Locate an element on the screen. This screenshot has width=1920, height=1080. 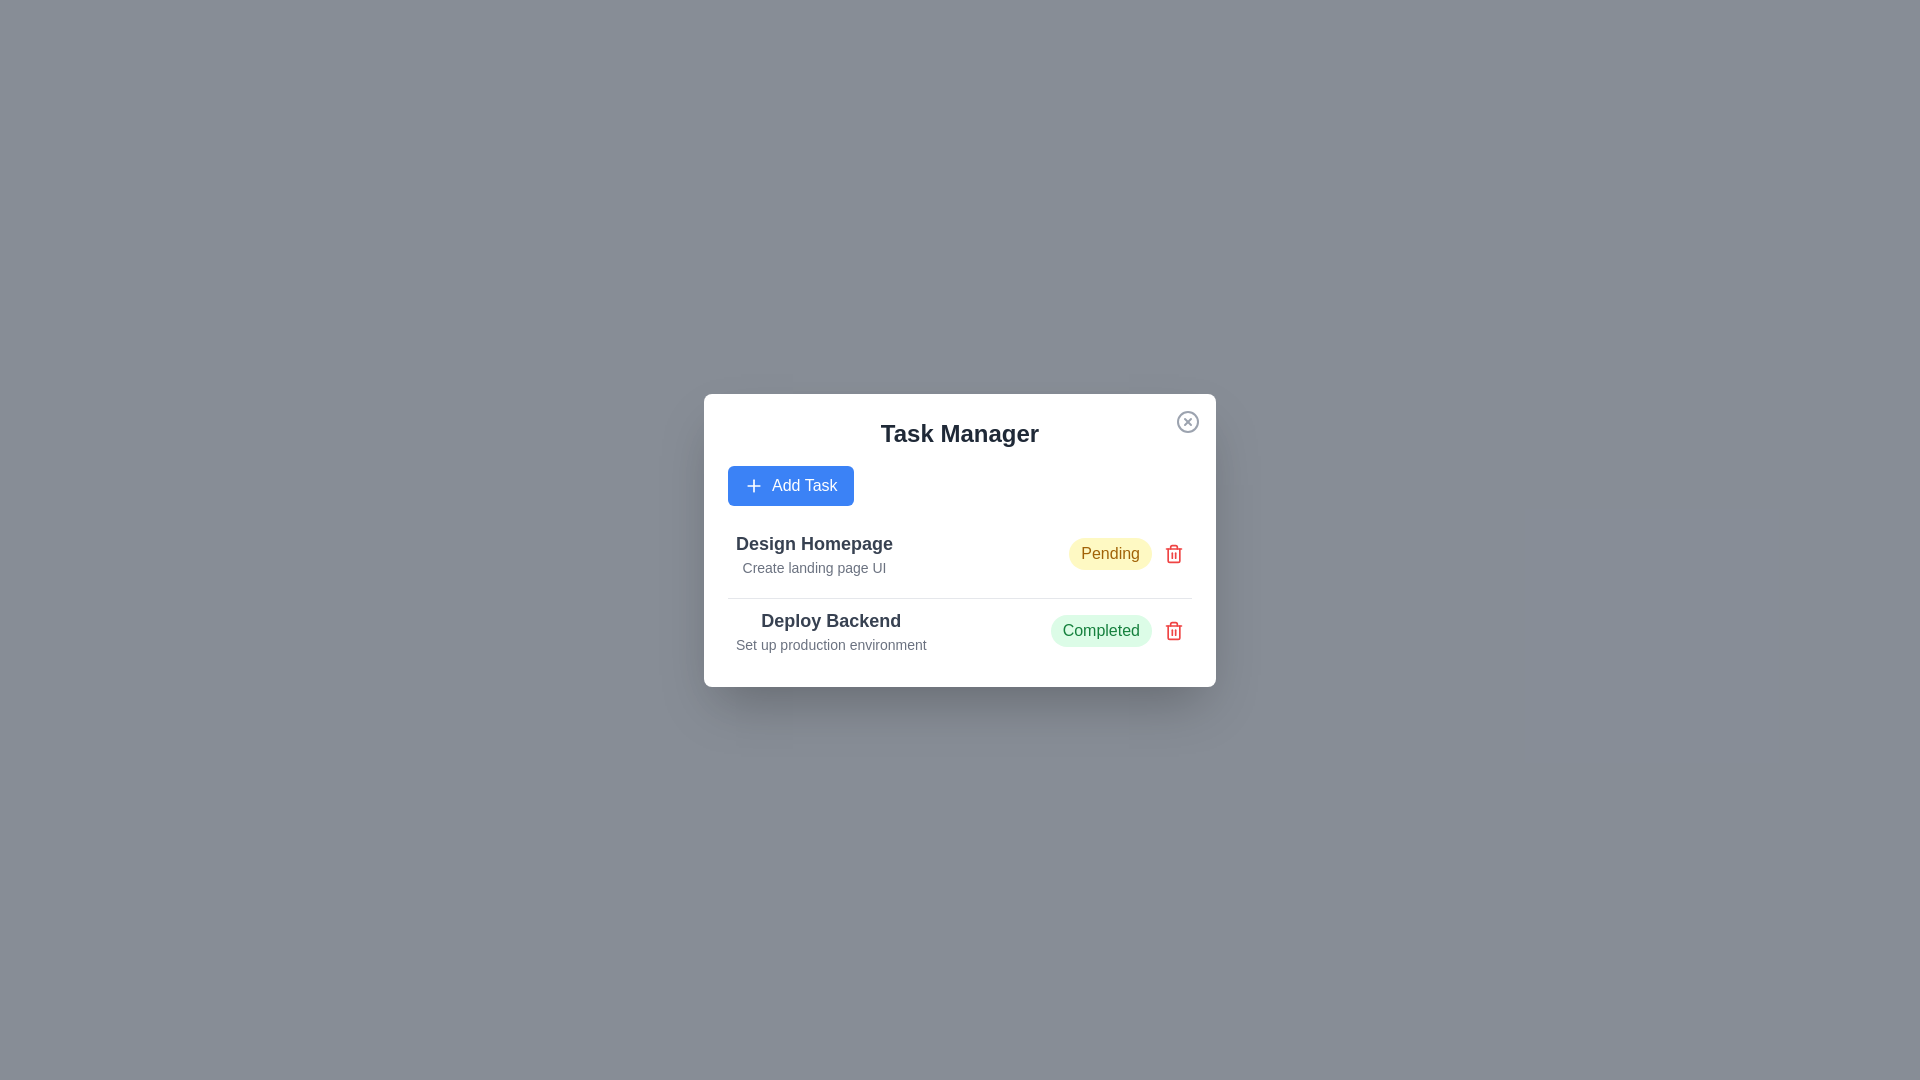
the button located beneath the title 'Task Manager' in the top-left part of the card window is located at coordinates (789, 485).